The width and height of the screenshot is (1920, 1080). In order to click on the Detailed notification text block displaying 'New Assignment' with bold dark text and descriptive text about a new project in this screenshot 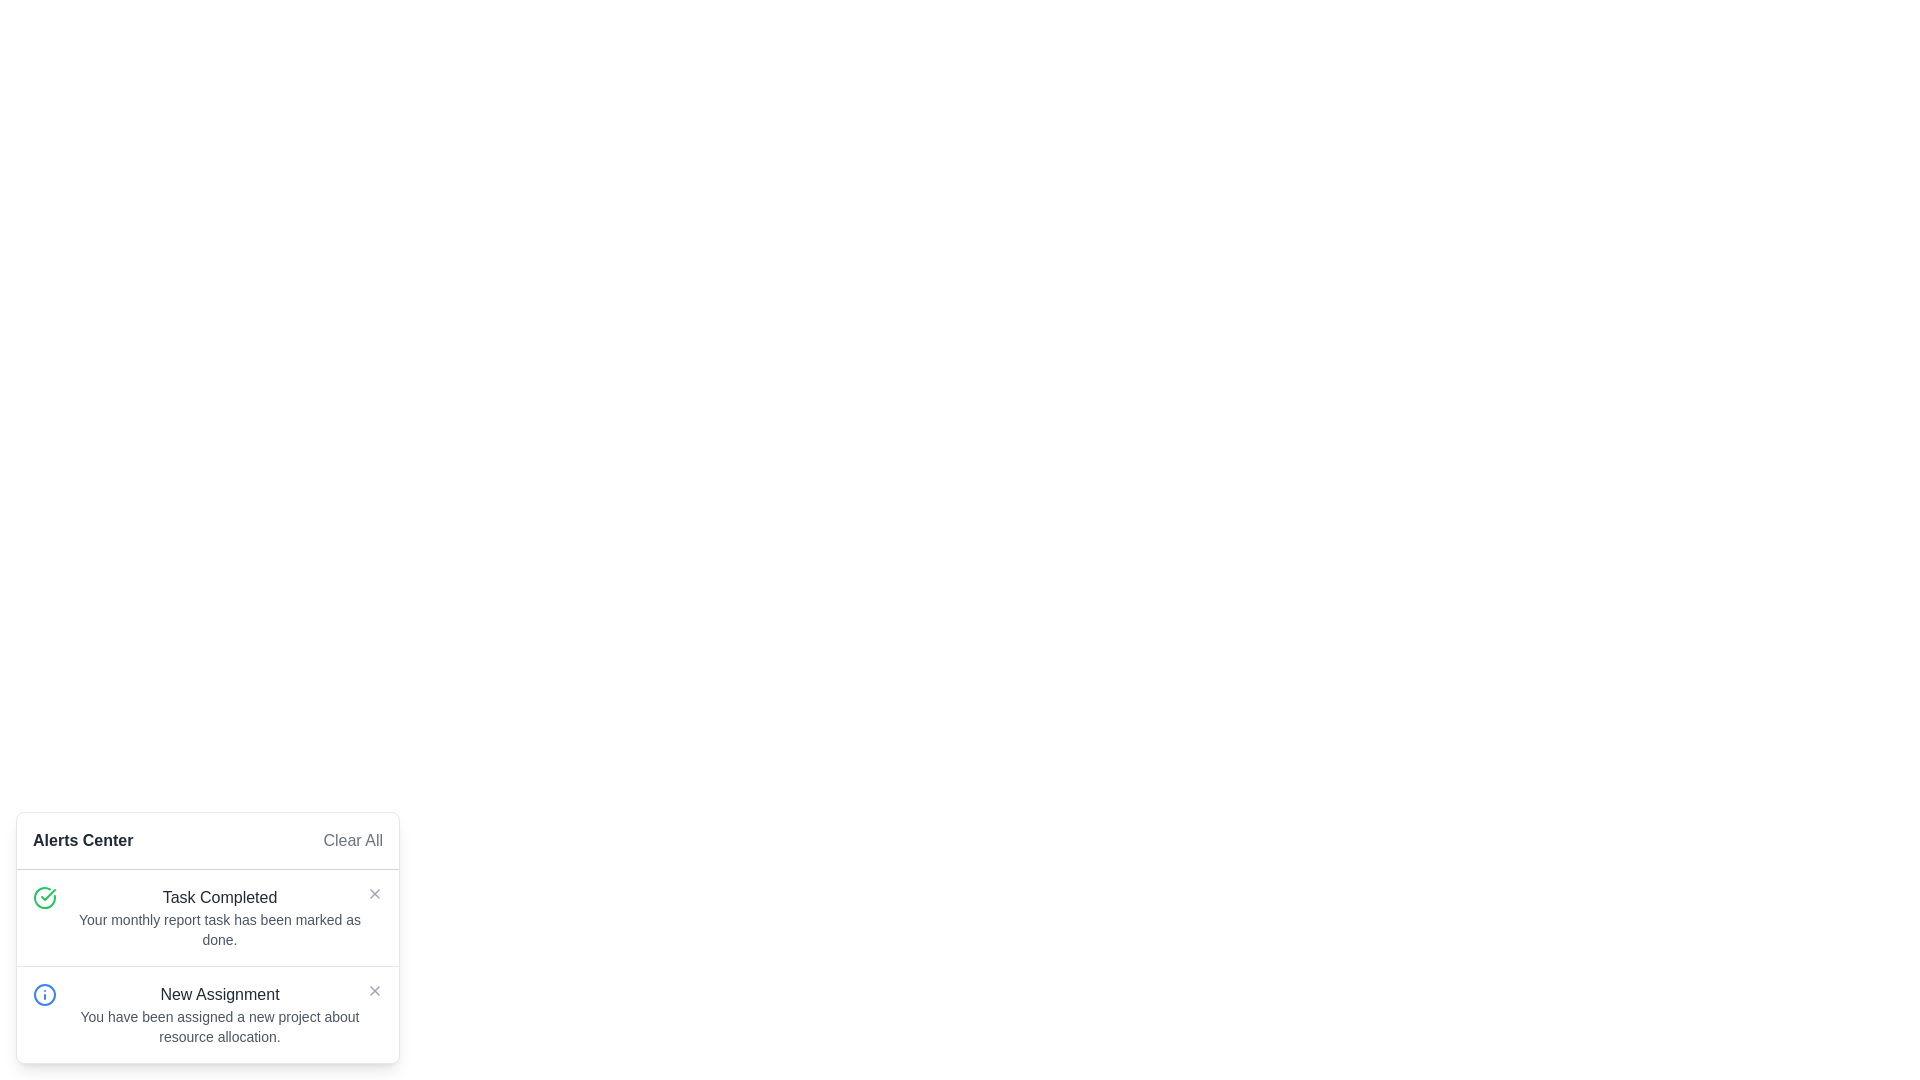, I will do `click(220, 1014)`.